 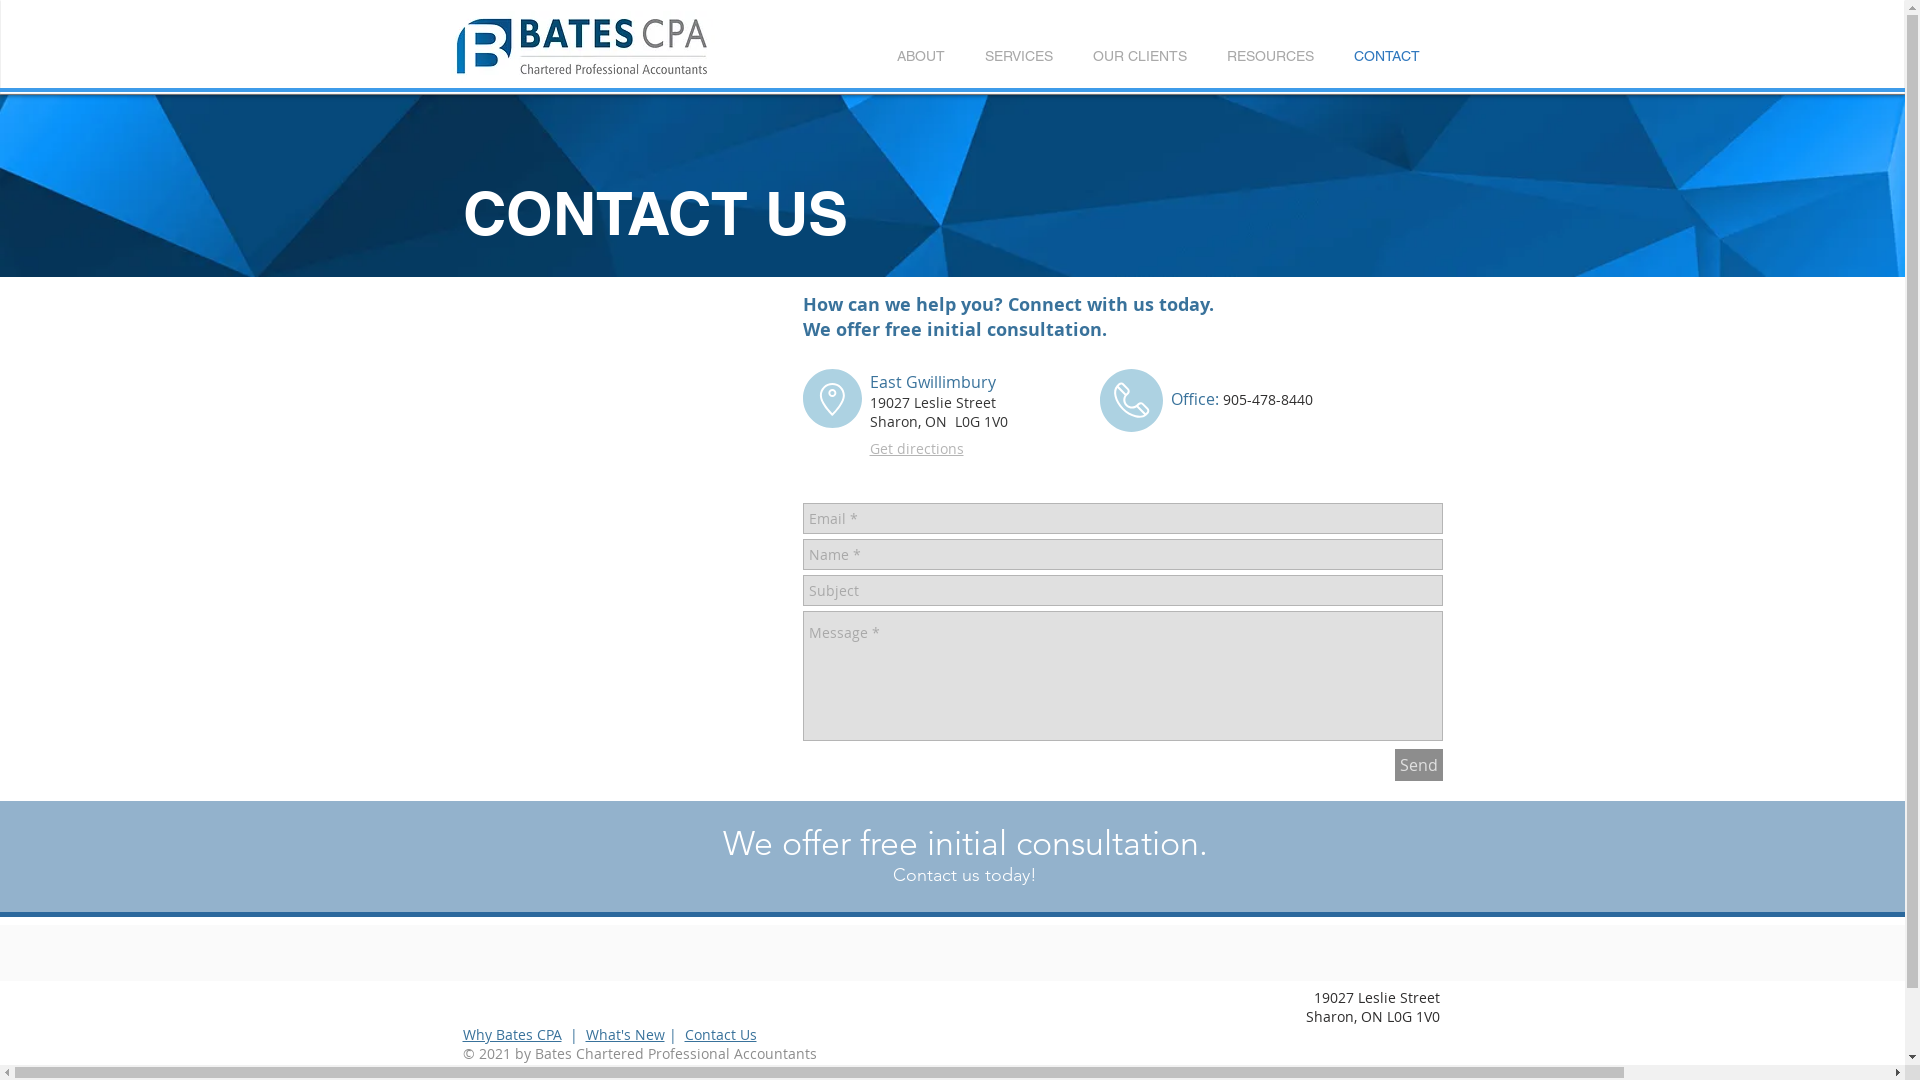 What do you see at coordinates (1138, 55) in the screenshot?
I see `'OUR CLIENTS'` at bounding box center [1138, 55].